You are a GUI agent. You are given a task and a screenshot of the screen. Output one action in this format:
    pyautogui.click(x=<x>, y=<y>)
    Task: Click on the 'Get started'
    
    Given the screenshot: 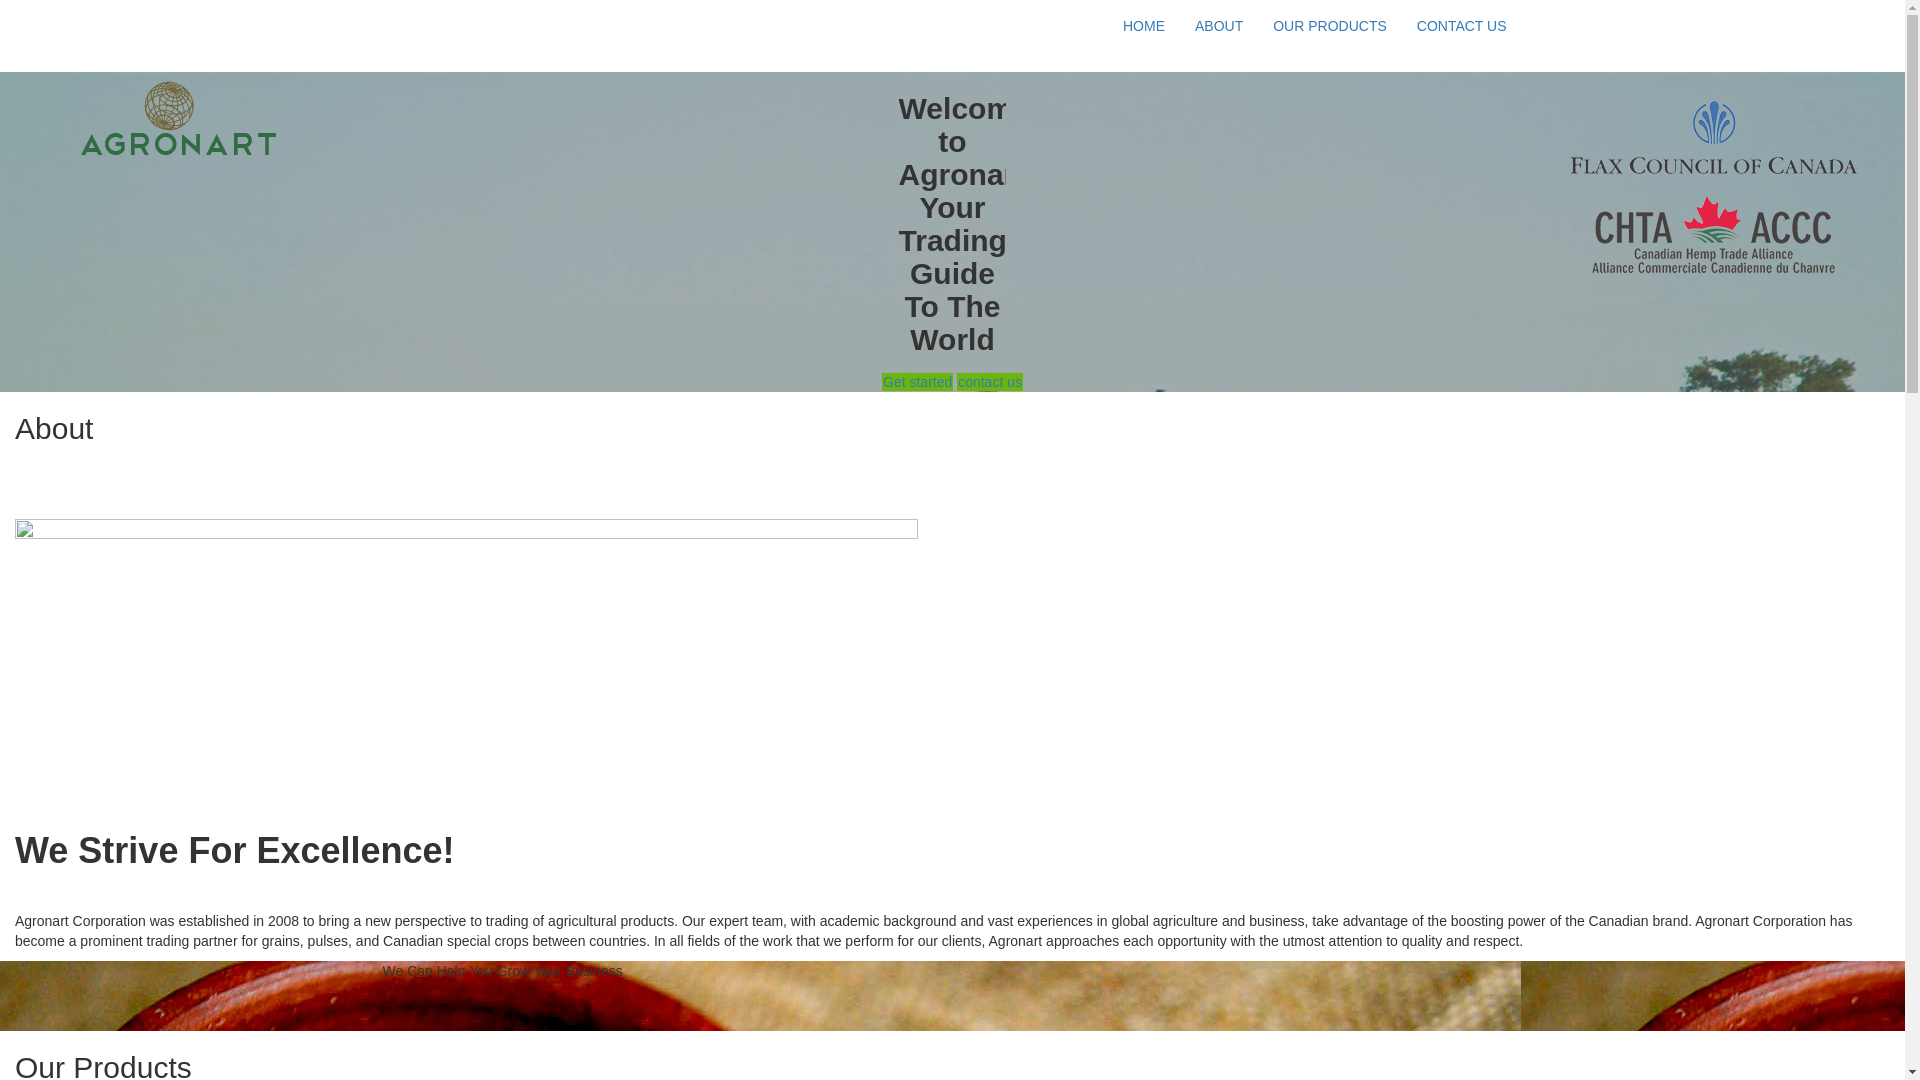 What is the action you would take?
    pyautogui.click(x=916, y=381)
    